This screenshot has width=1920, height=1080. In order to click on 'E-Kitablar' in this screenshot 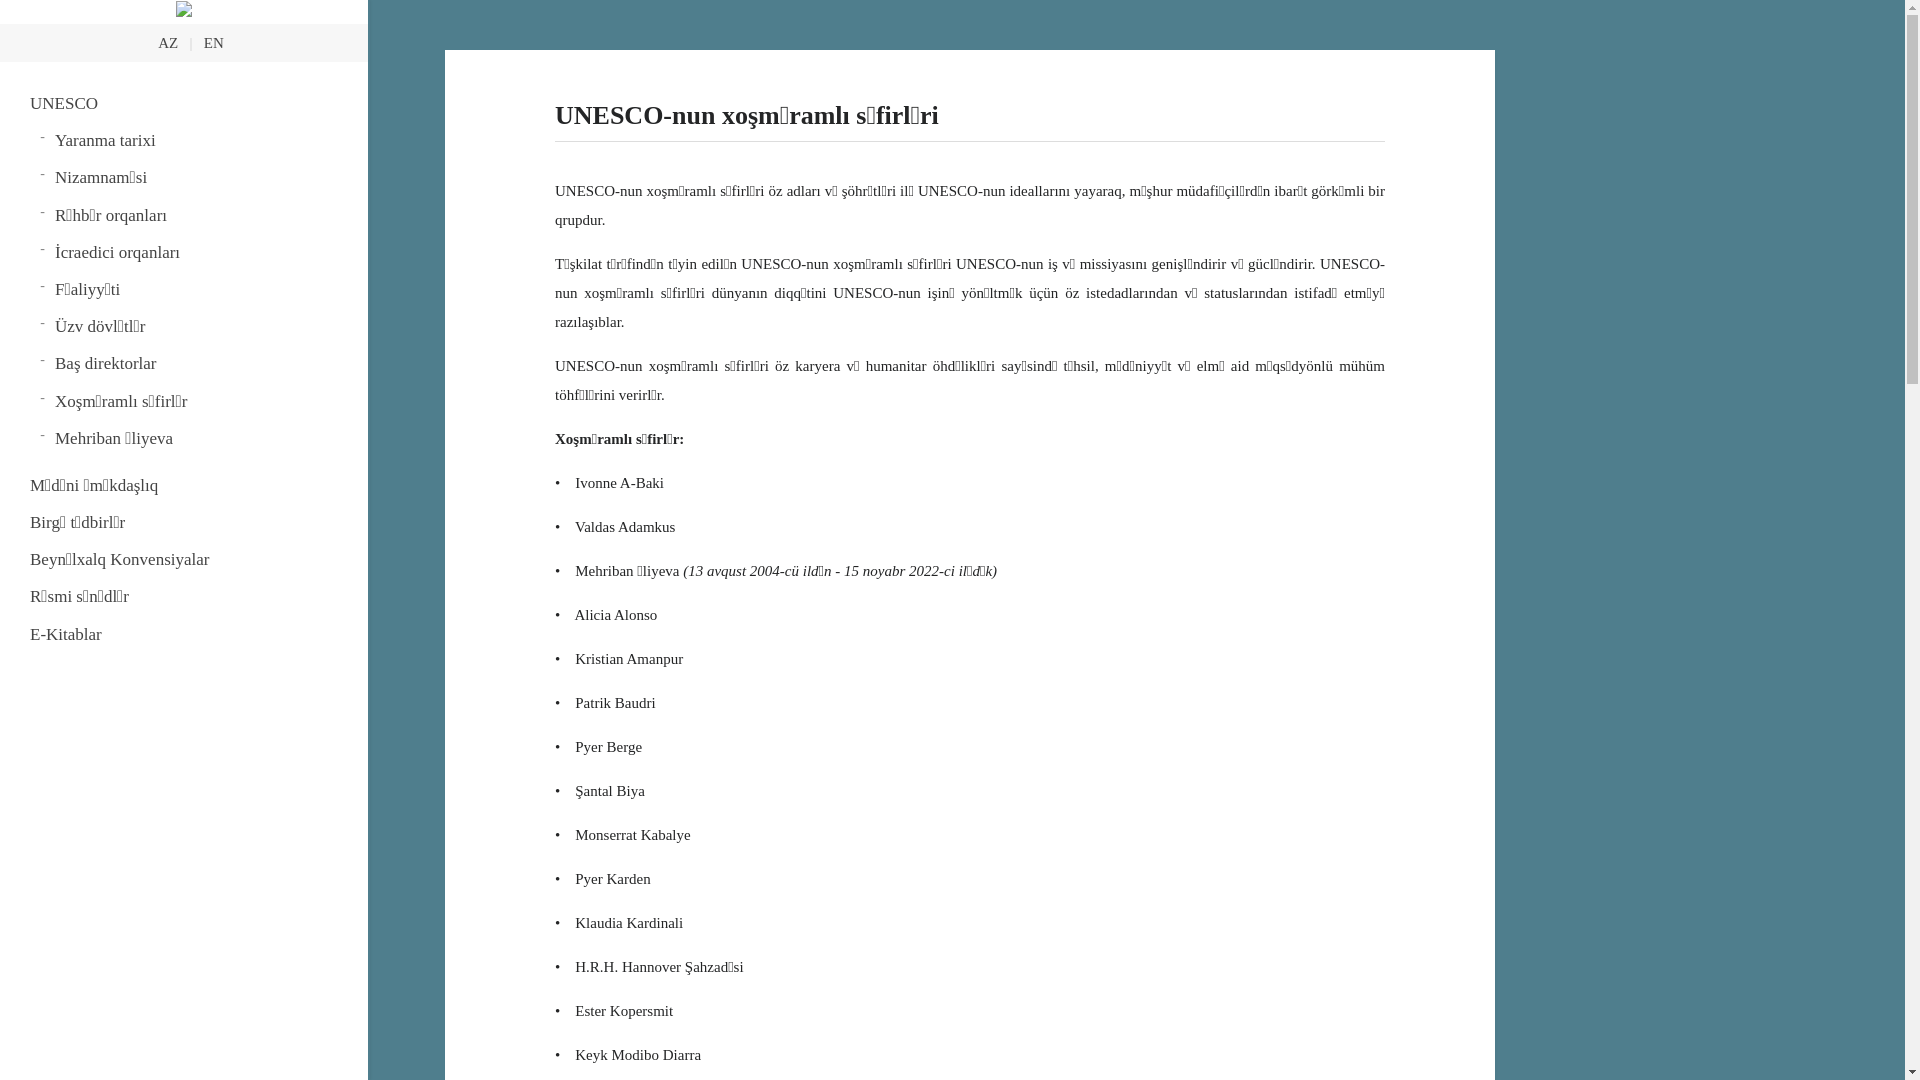, I will do `click(183, 634)`.